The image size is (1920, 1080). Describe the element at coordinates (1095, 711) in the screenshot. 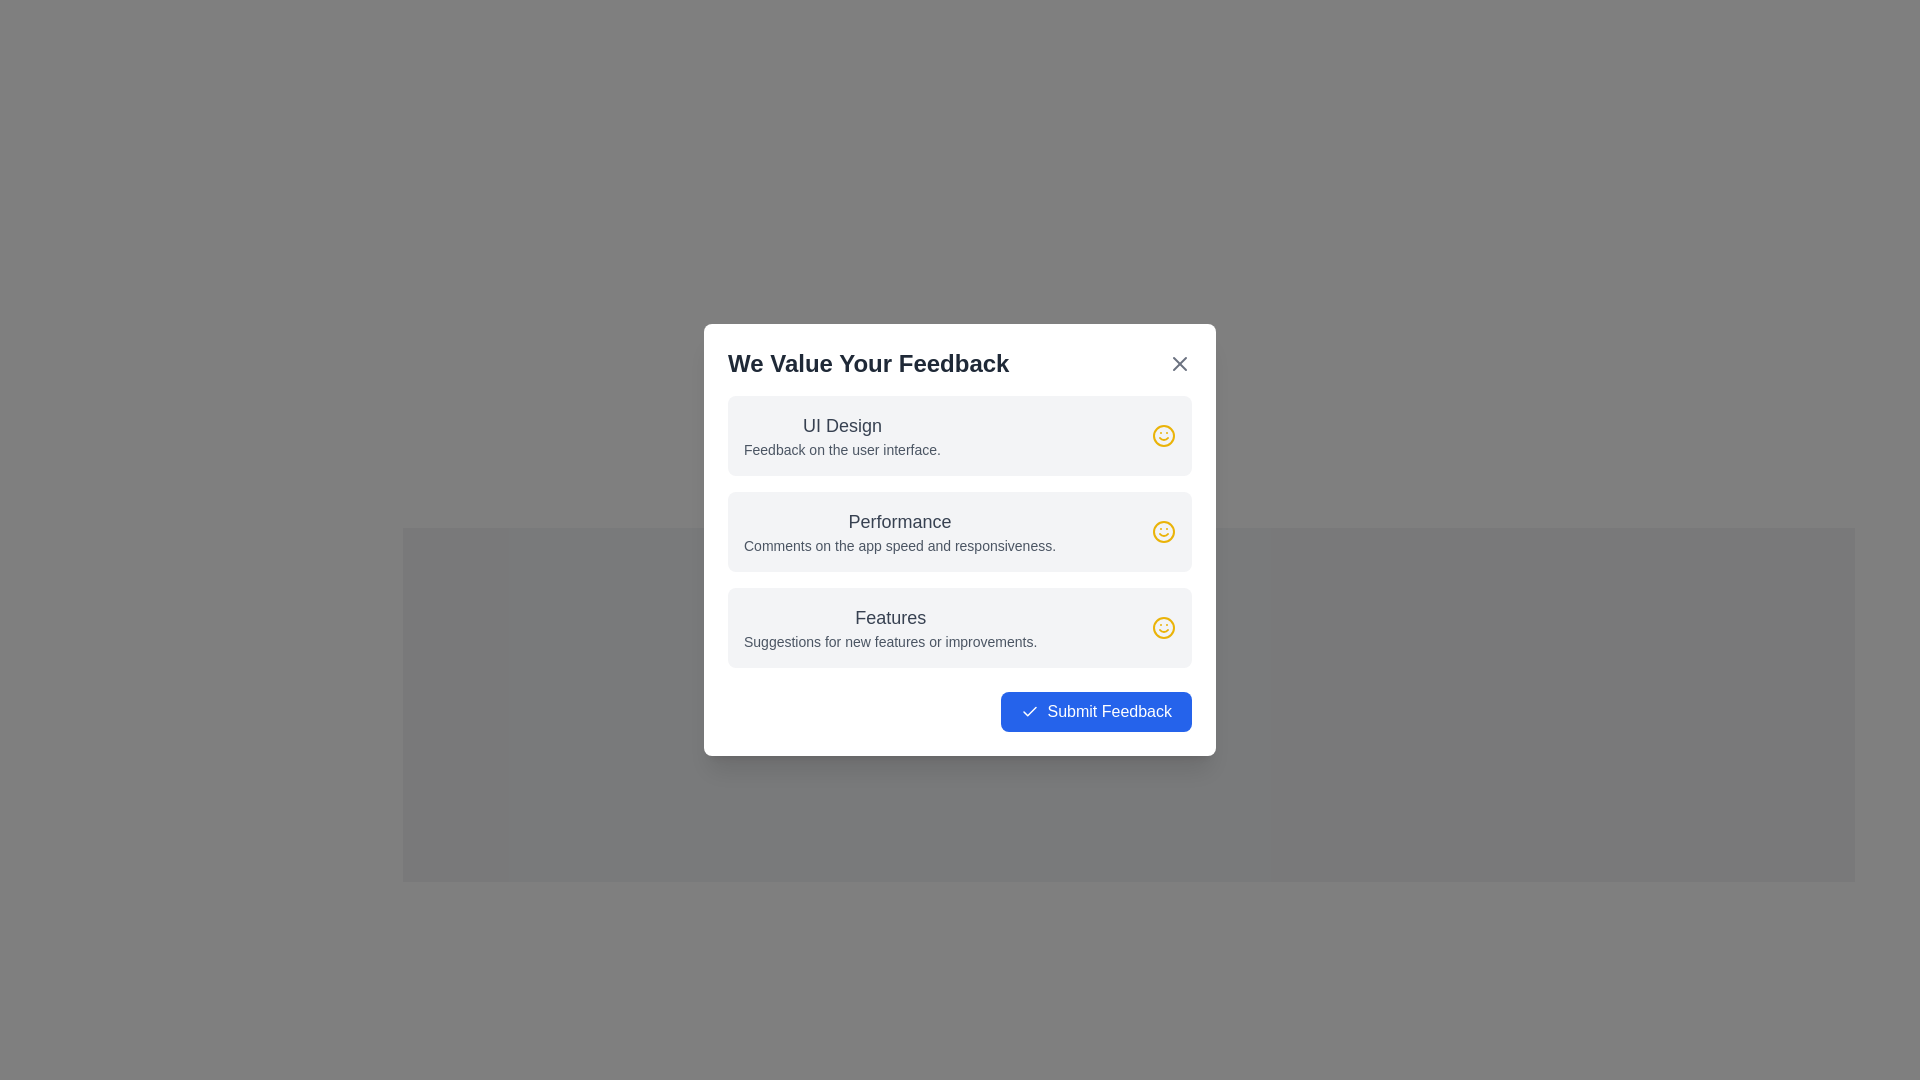

I see `the 'Submit Feedback' button with a blue background and white text, located at the bottom center of the modal dialog` at that location.